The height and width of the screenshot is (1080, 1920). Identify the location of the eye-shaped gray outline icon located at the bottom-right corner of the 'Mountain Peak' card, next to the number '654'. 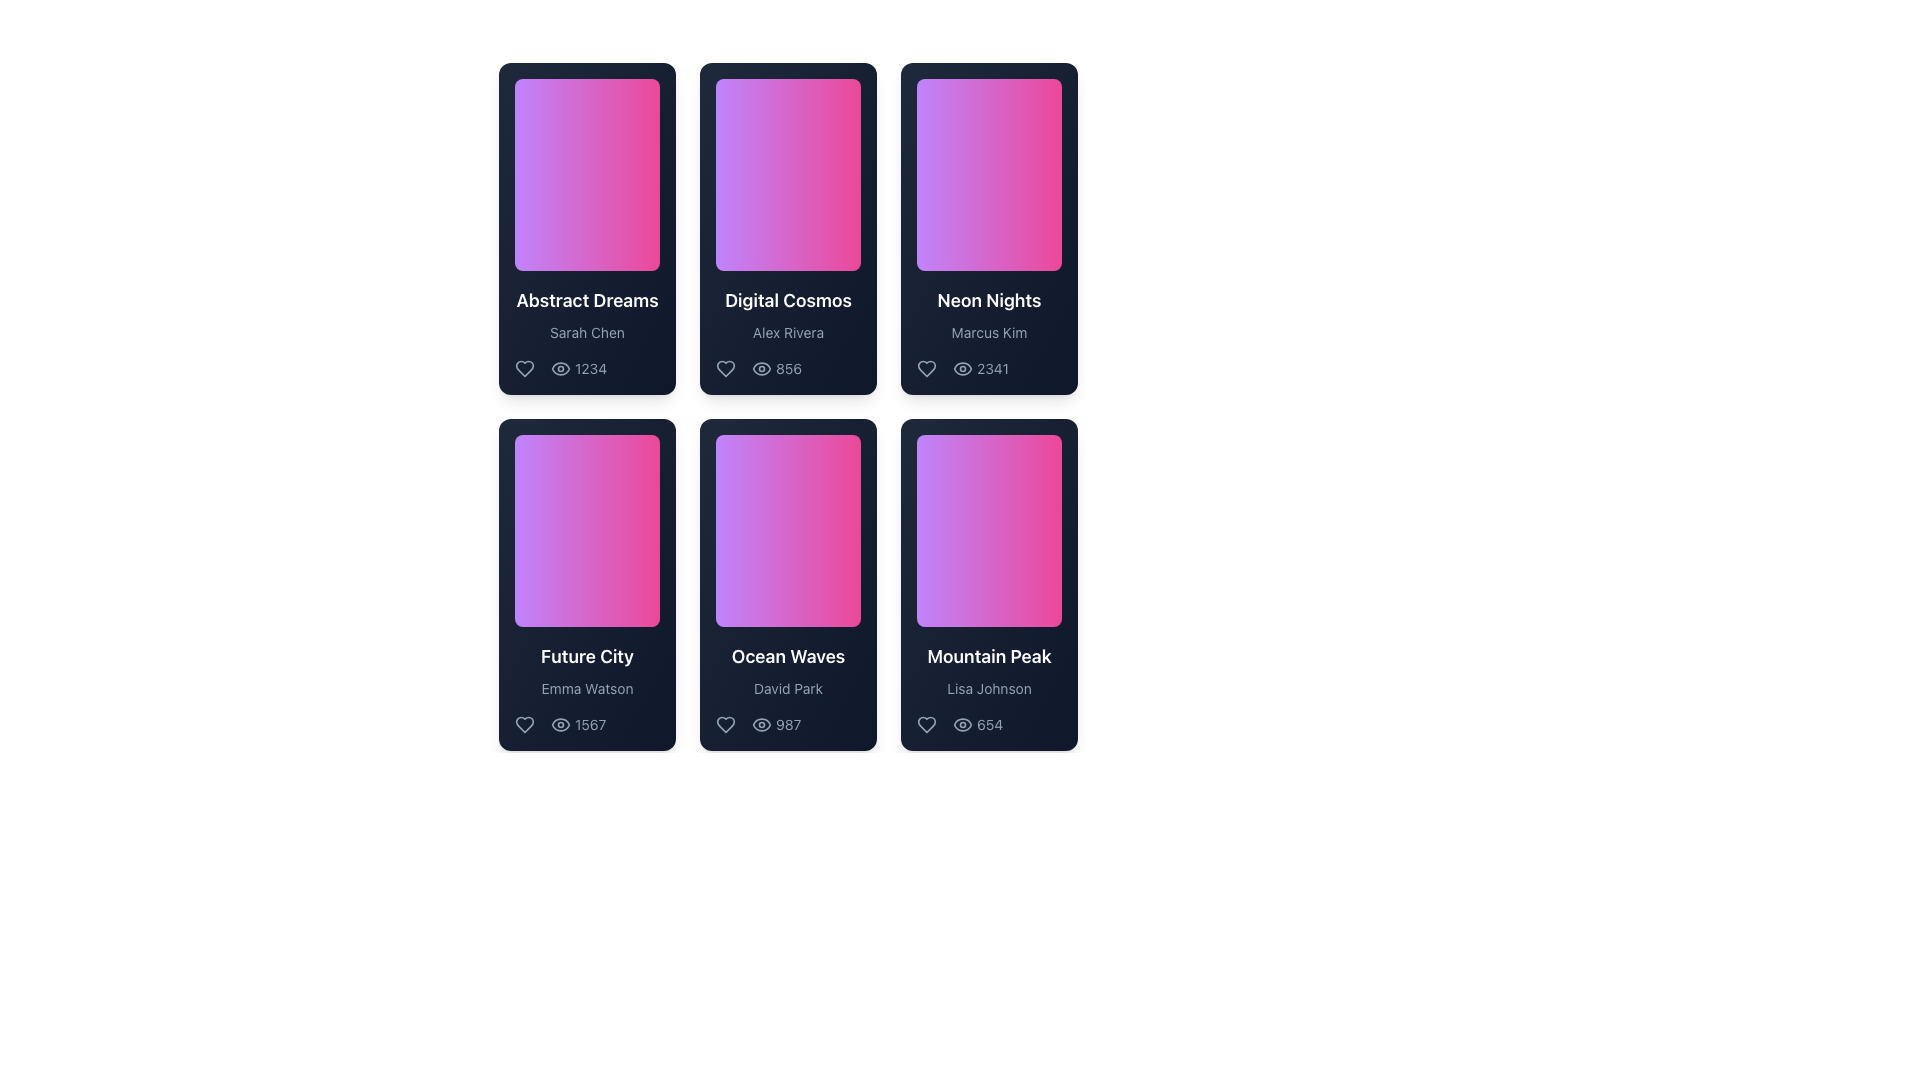
(963, 725).